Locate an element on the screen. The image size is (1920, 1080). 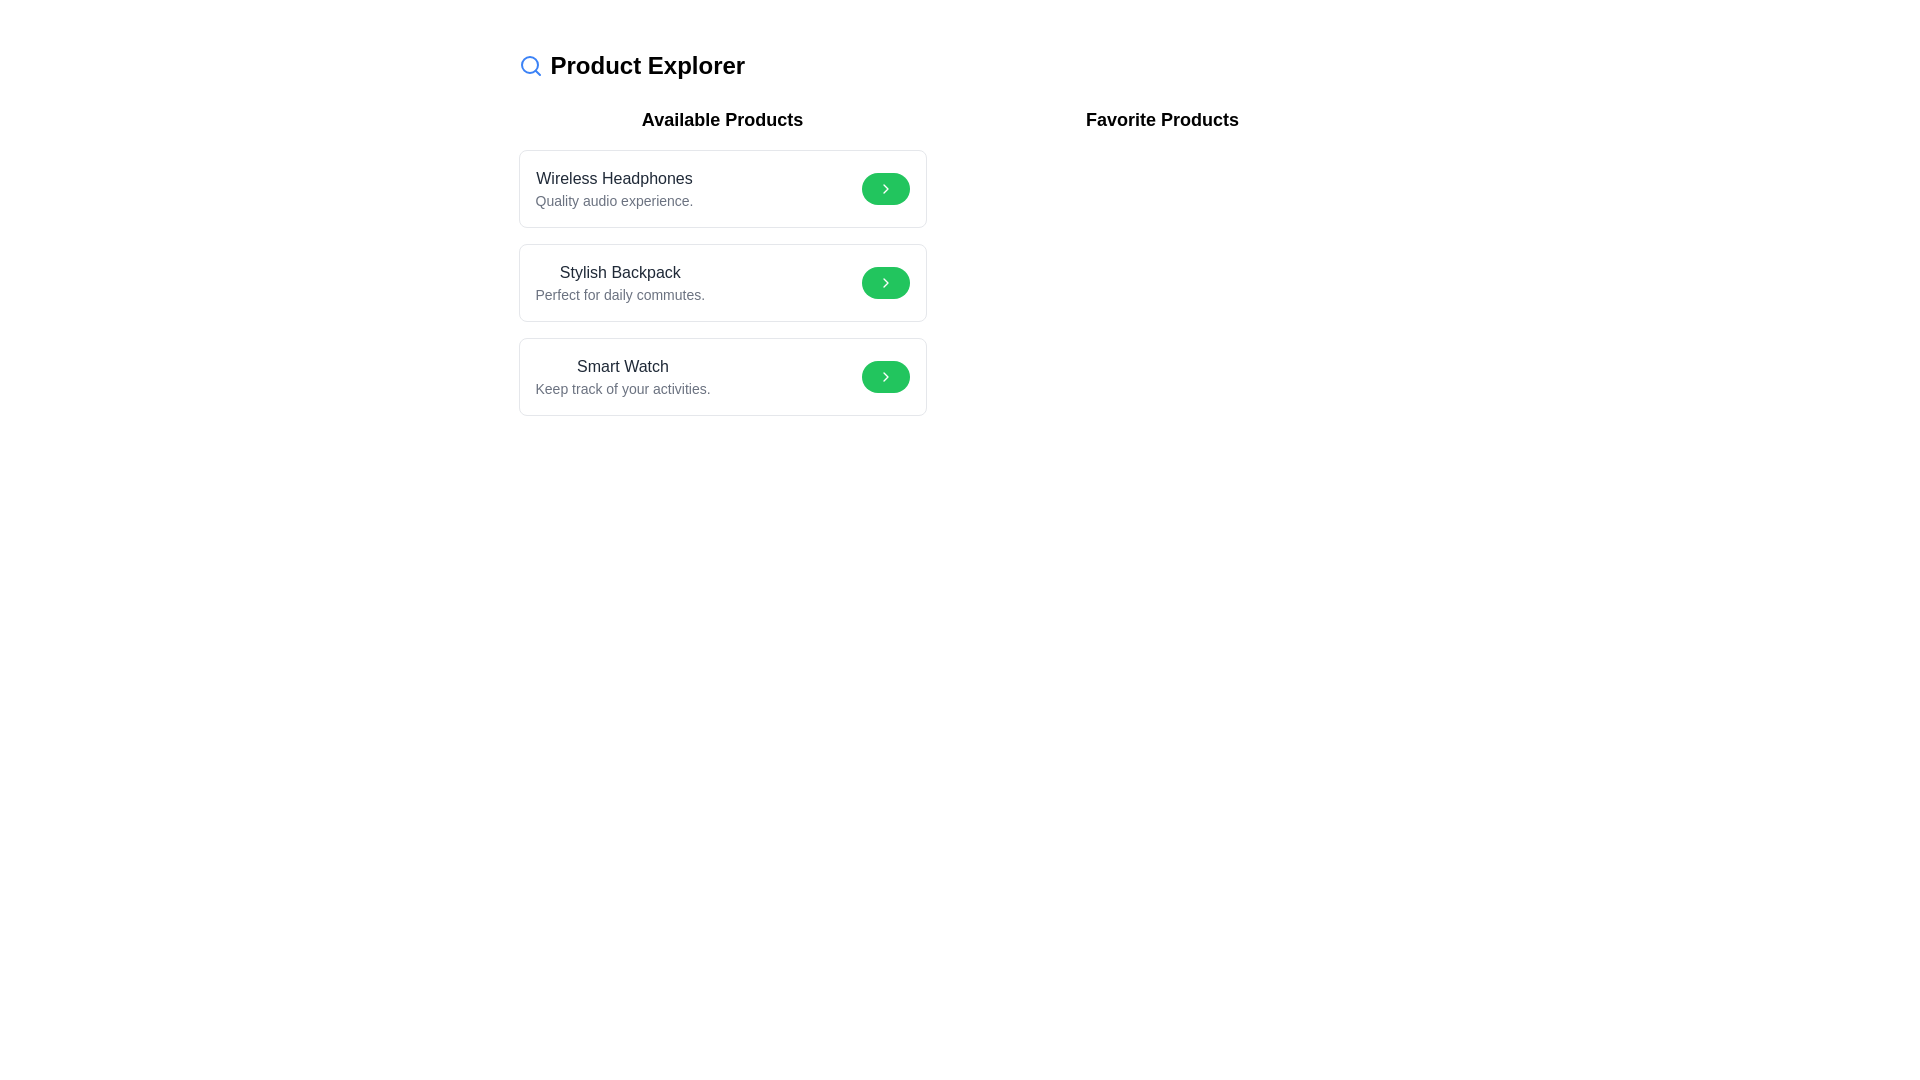
the green button with a white chevron icon located on the rightmost side of the 'Smart Watch' card is located at coordinates (884, 377).